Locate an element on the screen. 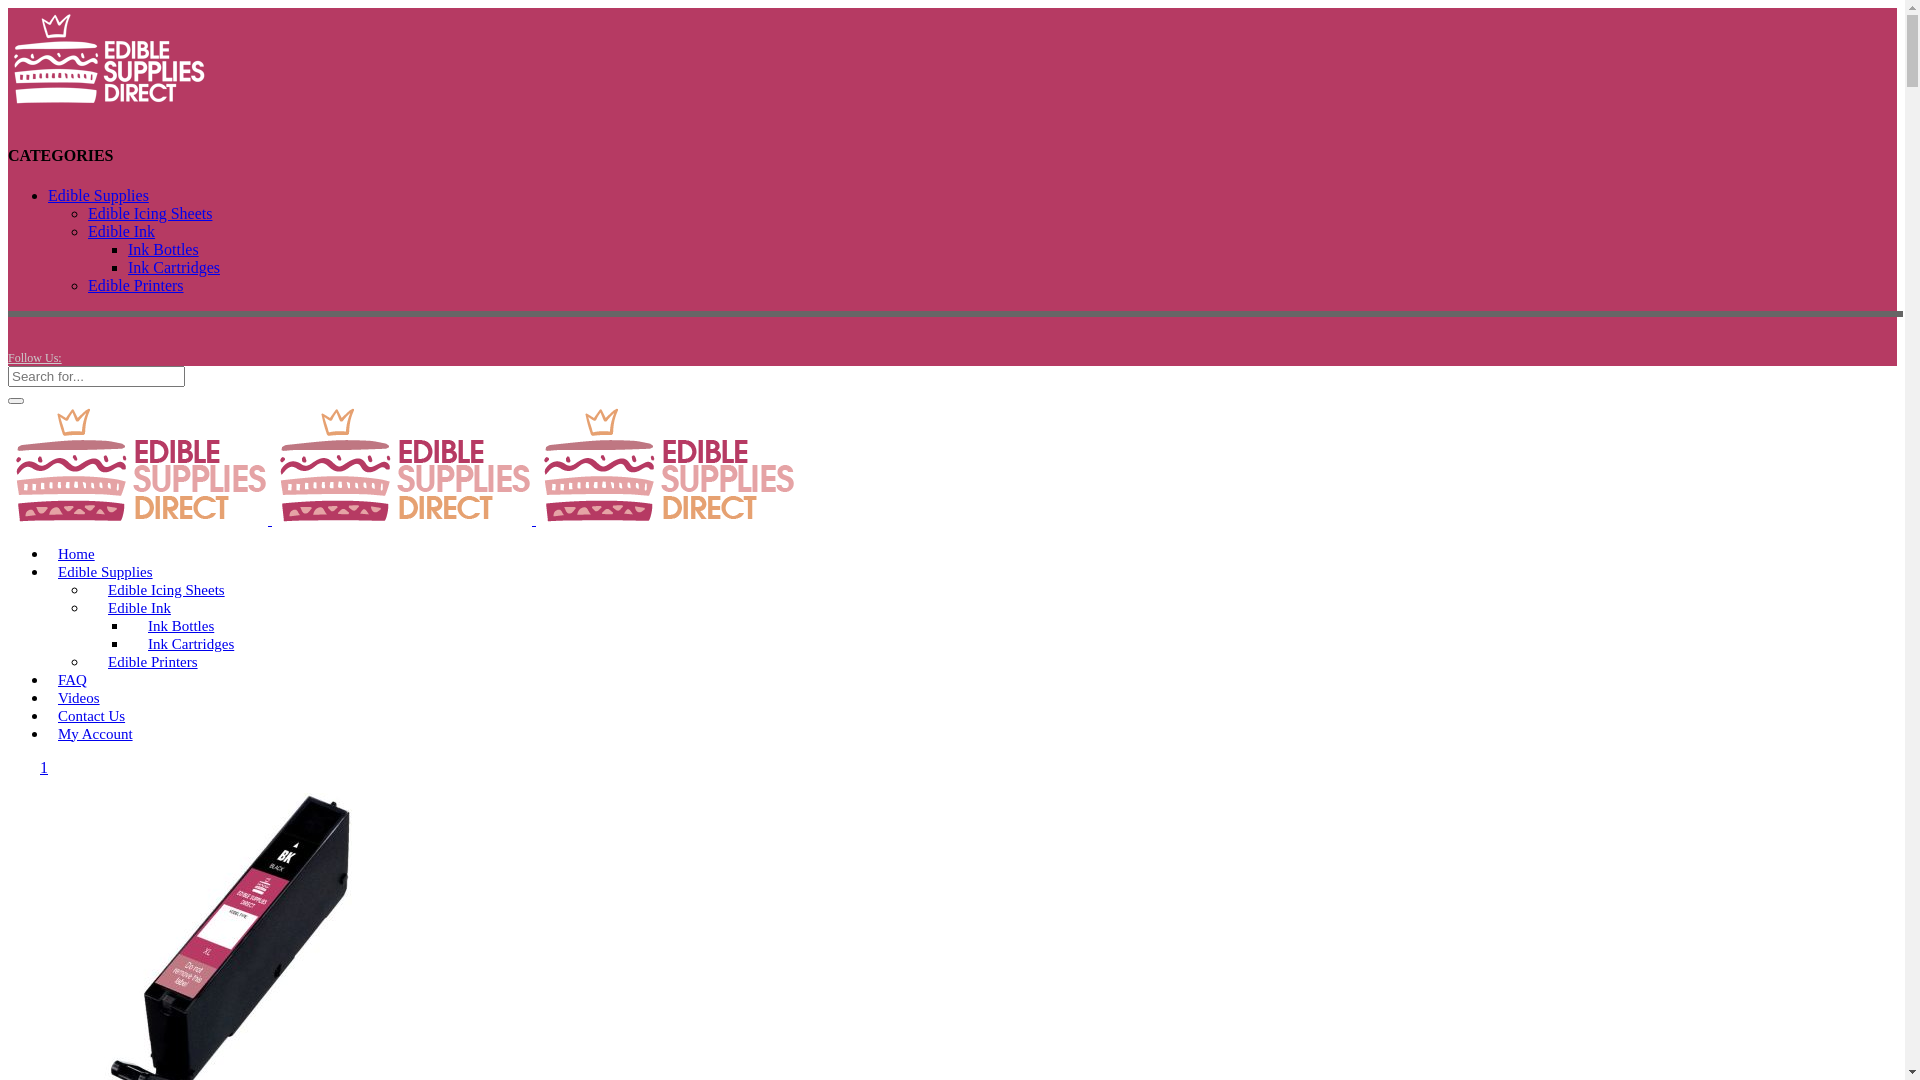 The height and width of the screenshot is (1080, 1920). 'Ink Cartridges' is located at coordinates (173, 266).